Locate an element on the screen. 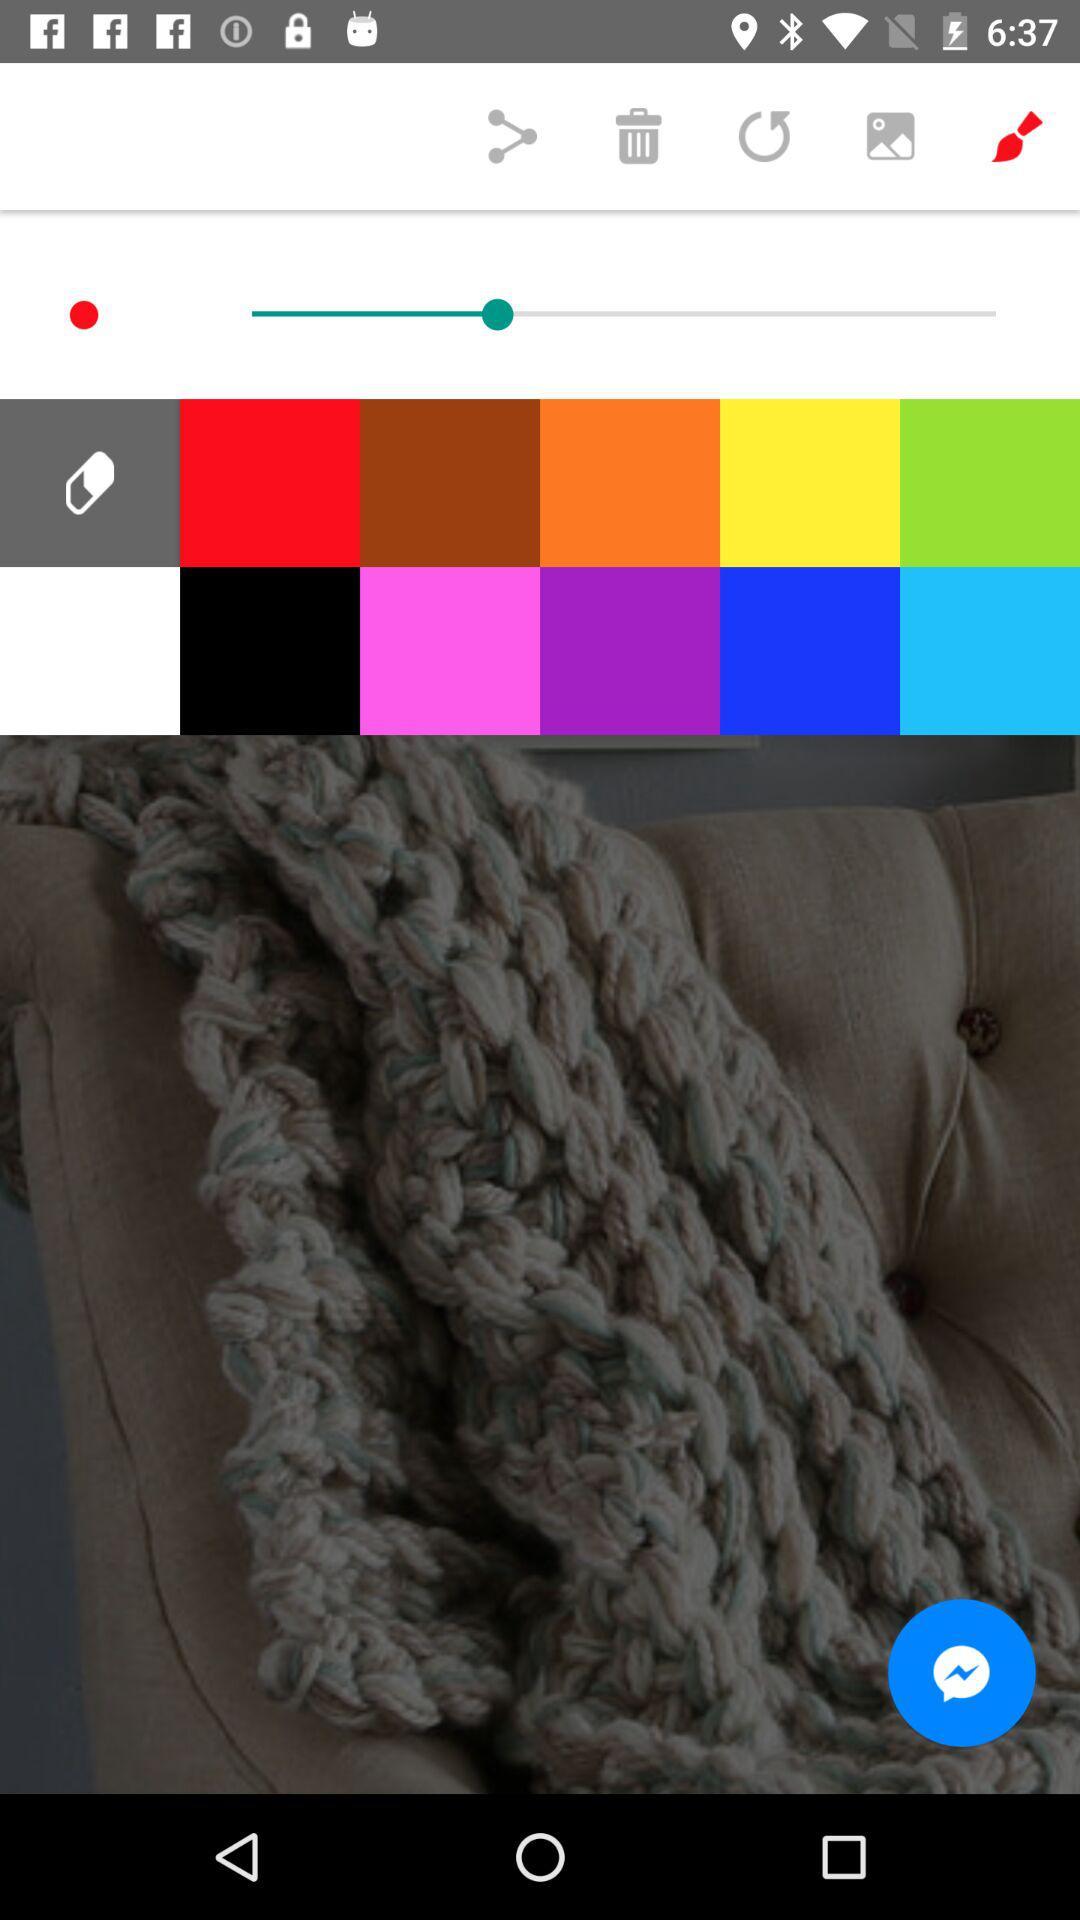  the chat icon is located at coordinates (960, 1674).